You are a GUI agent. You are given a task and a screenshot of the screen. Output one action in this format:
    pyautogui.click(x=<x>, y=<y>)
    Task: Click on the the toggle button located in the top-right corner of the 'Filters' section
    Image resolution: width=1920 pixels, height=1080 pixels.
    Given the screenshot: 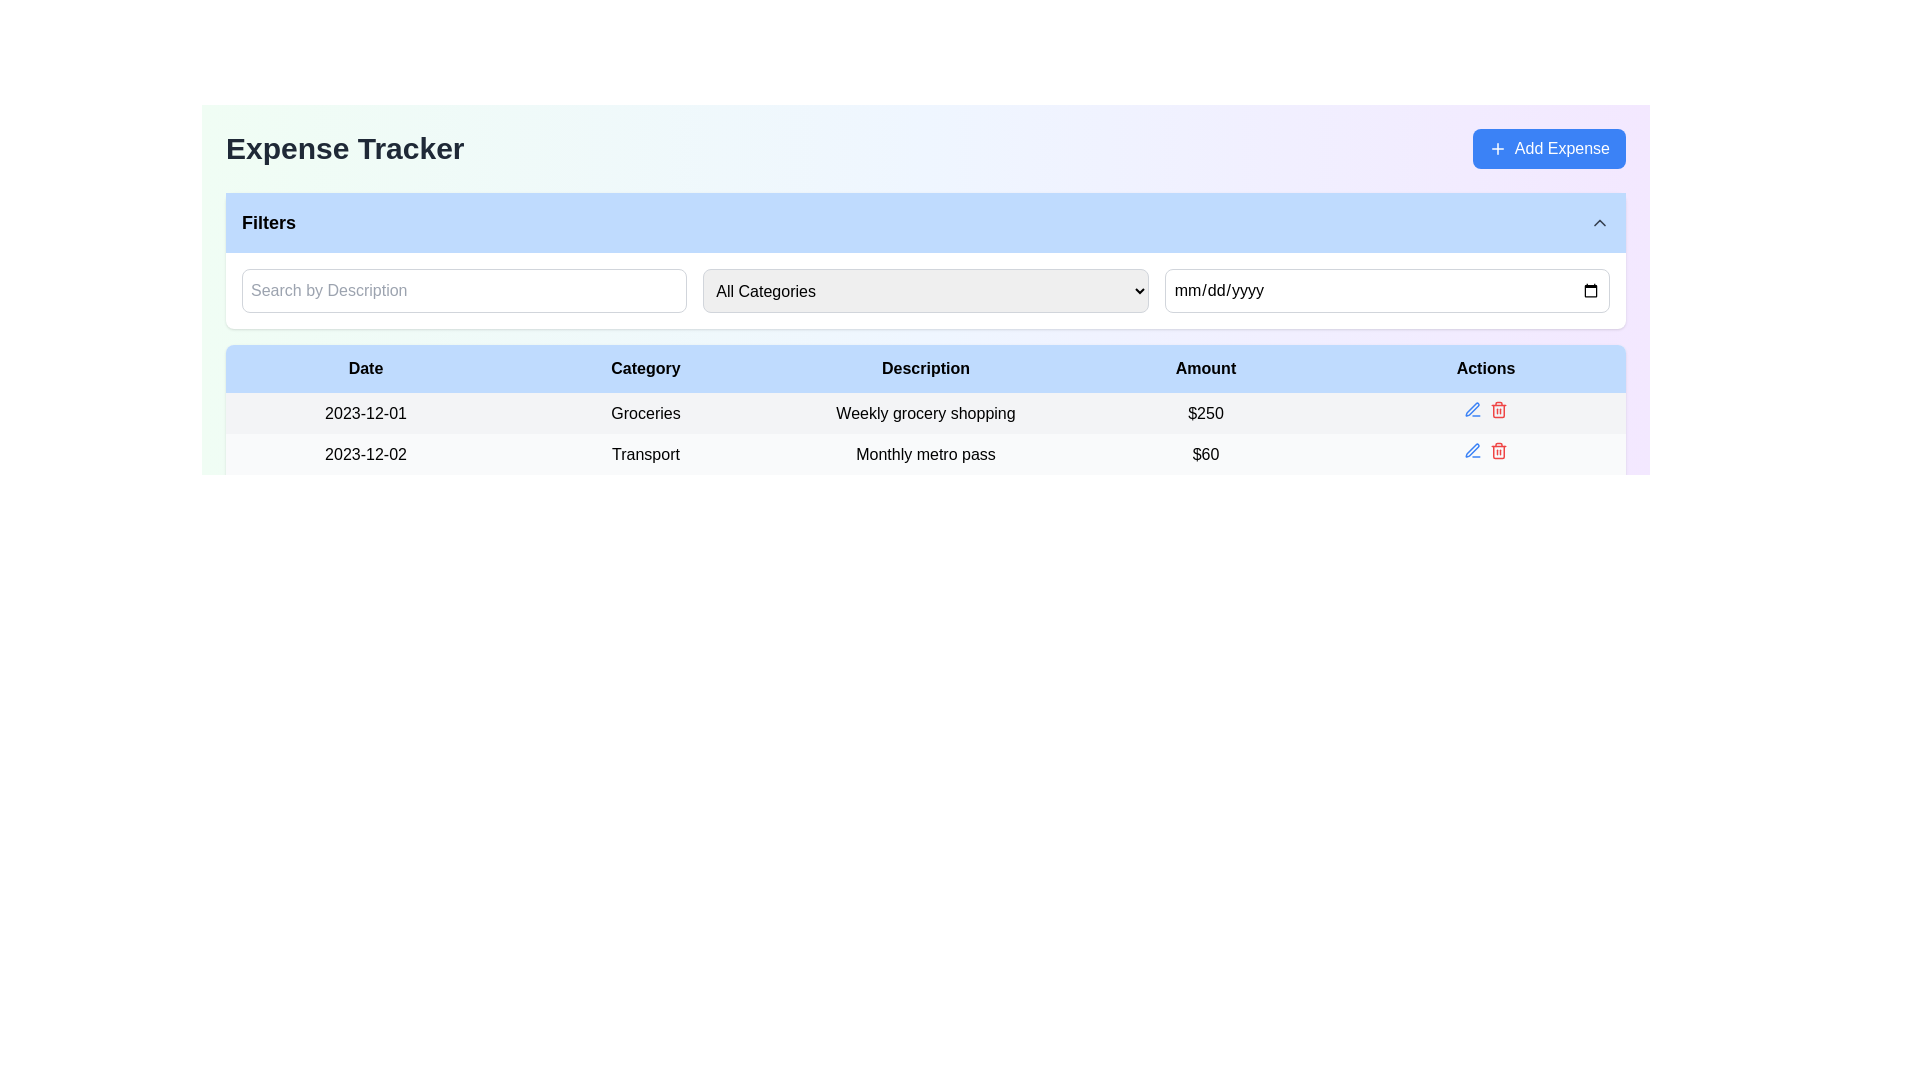 What is the action you would take?
    pyautogui.click(x=1598, y=223)
    